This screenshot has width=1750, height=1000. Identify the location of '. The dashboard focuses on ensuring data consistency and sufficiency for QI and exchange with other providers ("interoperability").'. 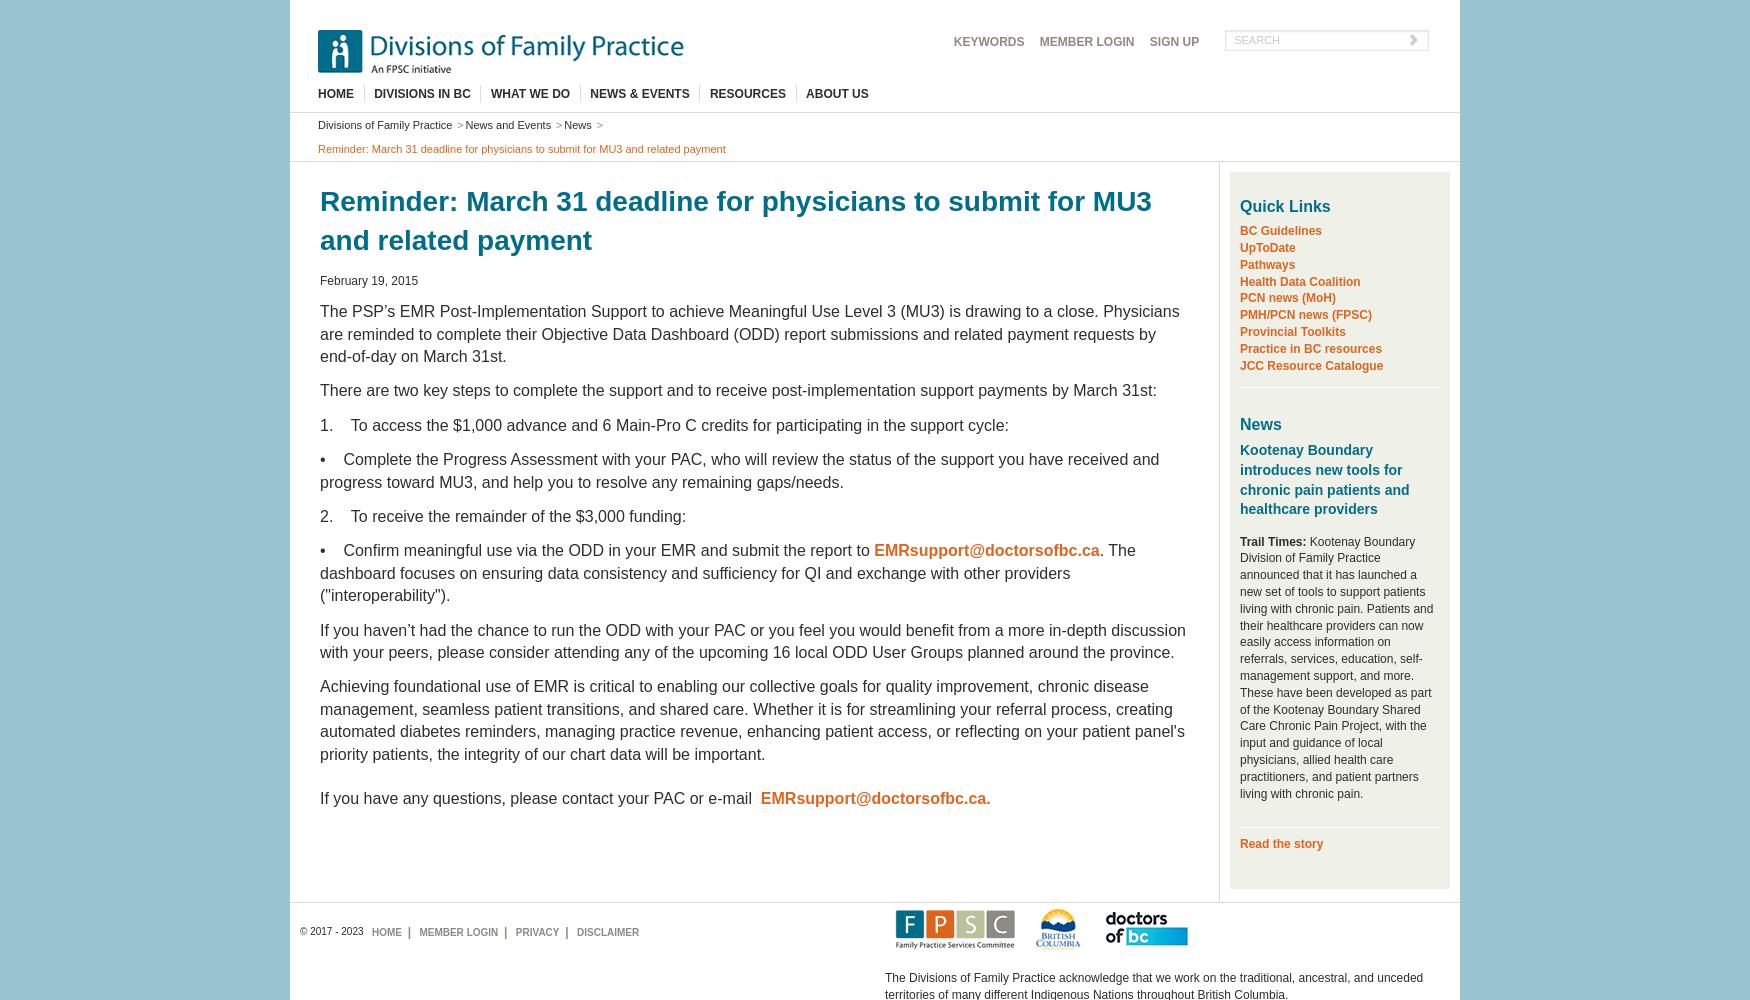
(727, 572).